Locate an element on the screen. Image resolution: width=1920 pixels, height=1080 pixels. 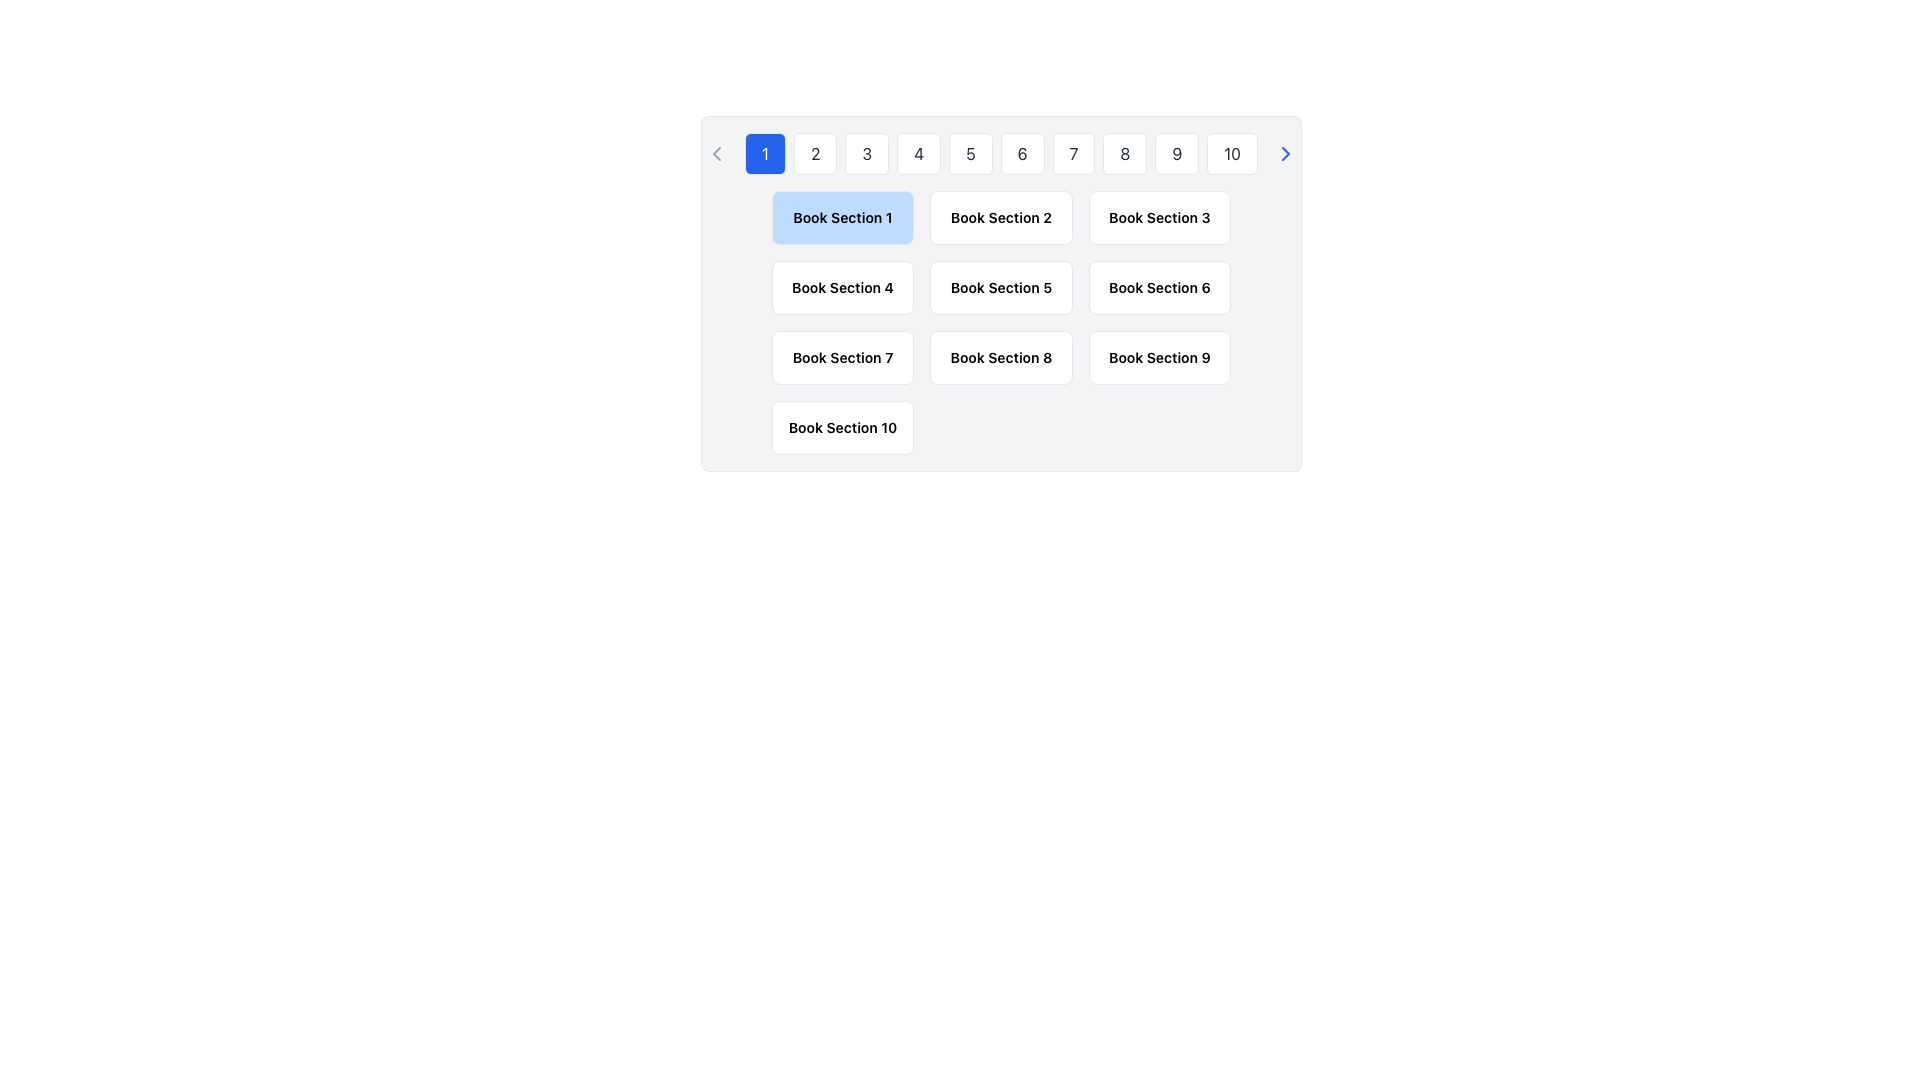
the selectable card labeled 'Book Section 5' located in the second row, second column of the grid layout is located at coordinates (1001, 293).